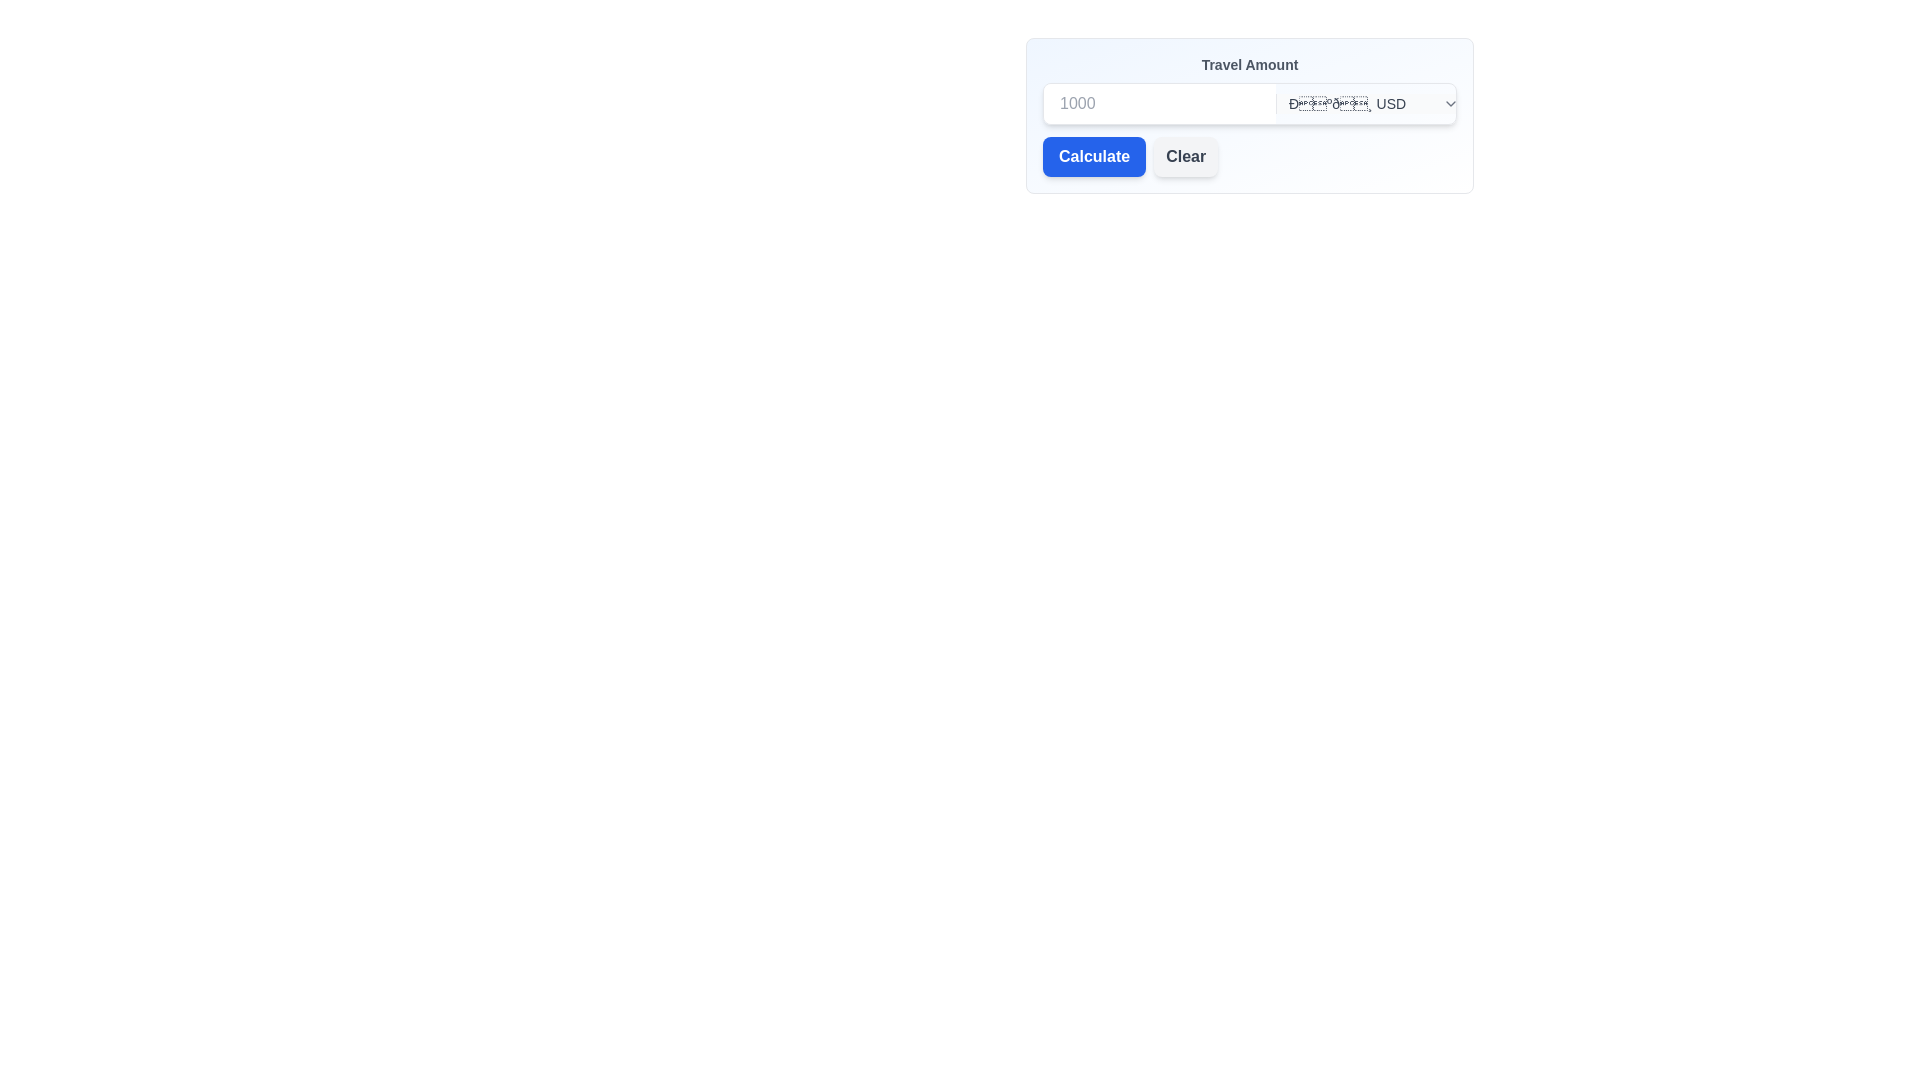 The width and height of the screenshot is (1920, 1080). Describe the element at coordinates (1450, 104) in the screenshot. I see `the Chevron icon located on the right-hand side of the currency code text listing` at that location.